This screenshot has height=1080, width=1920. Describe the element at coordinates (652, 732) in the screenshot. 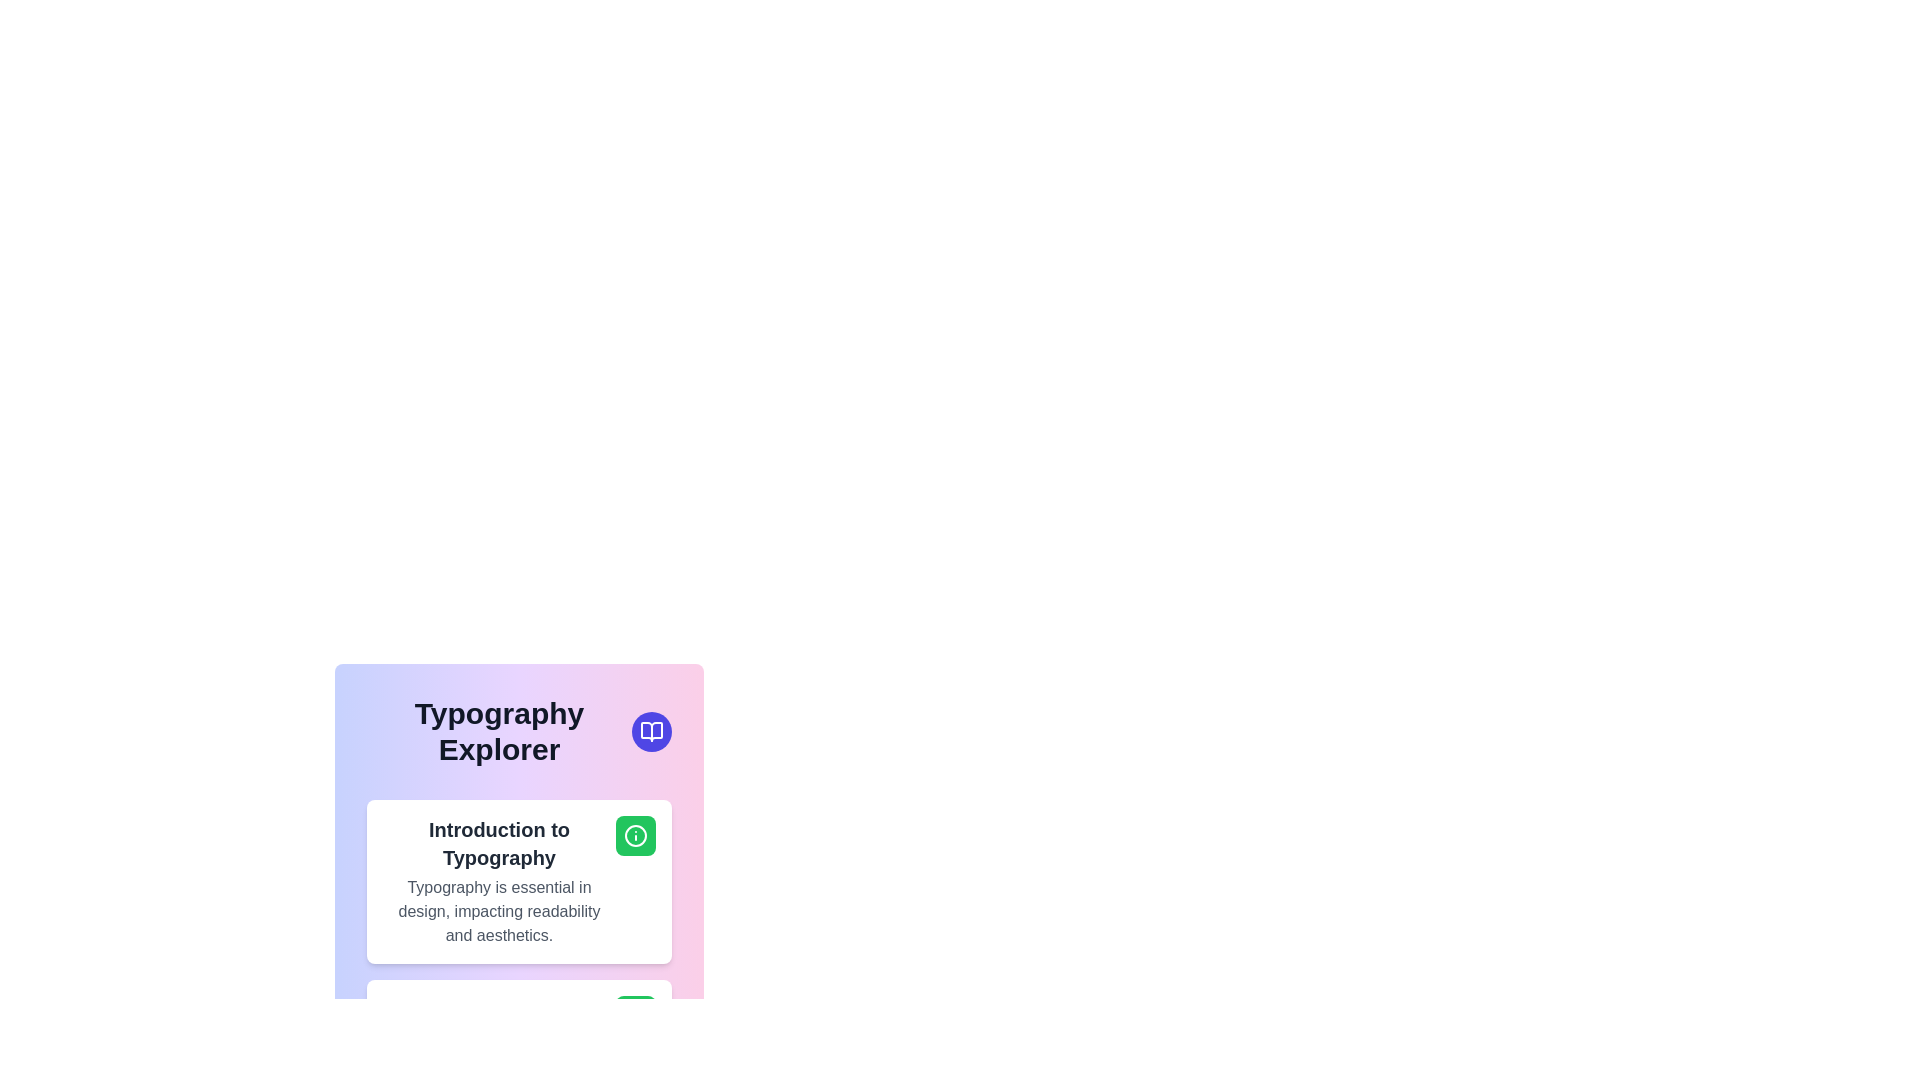

I see `the indigo rounded button with a white open book icon located at the top-right corner of the 'Typography Explorer' section` at that location.